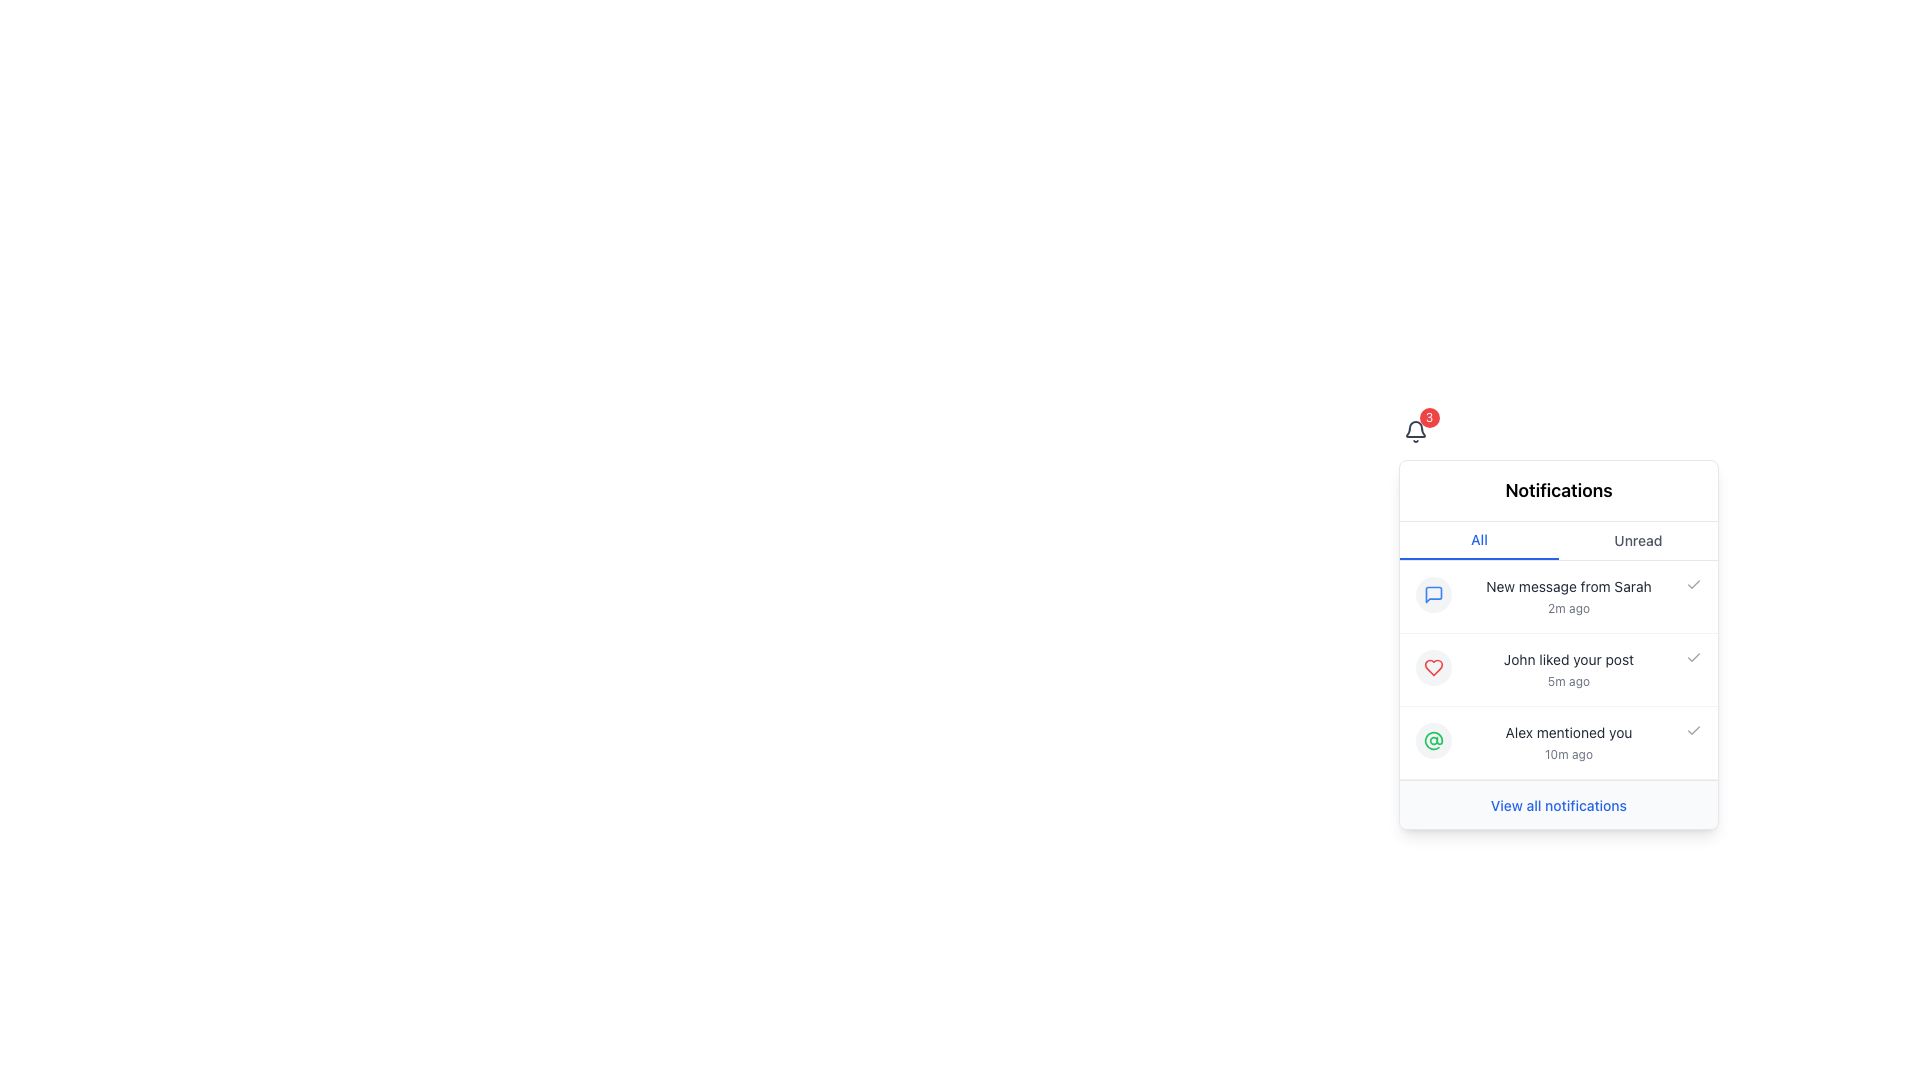 The width and height of the screenshot is (1920, 1080). I want to click on the active 'All' tab button, which is the leftmost tab in the notifications dropdown panel, to make it the current selection, so click(1479, 540).